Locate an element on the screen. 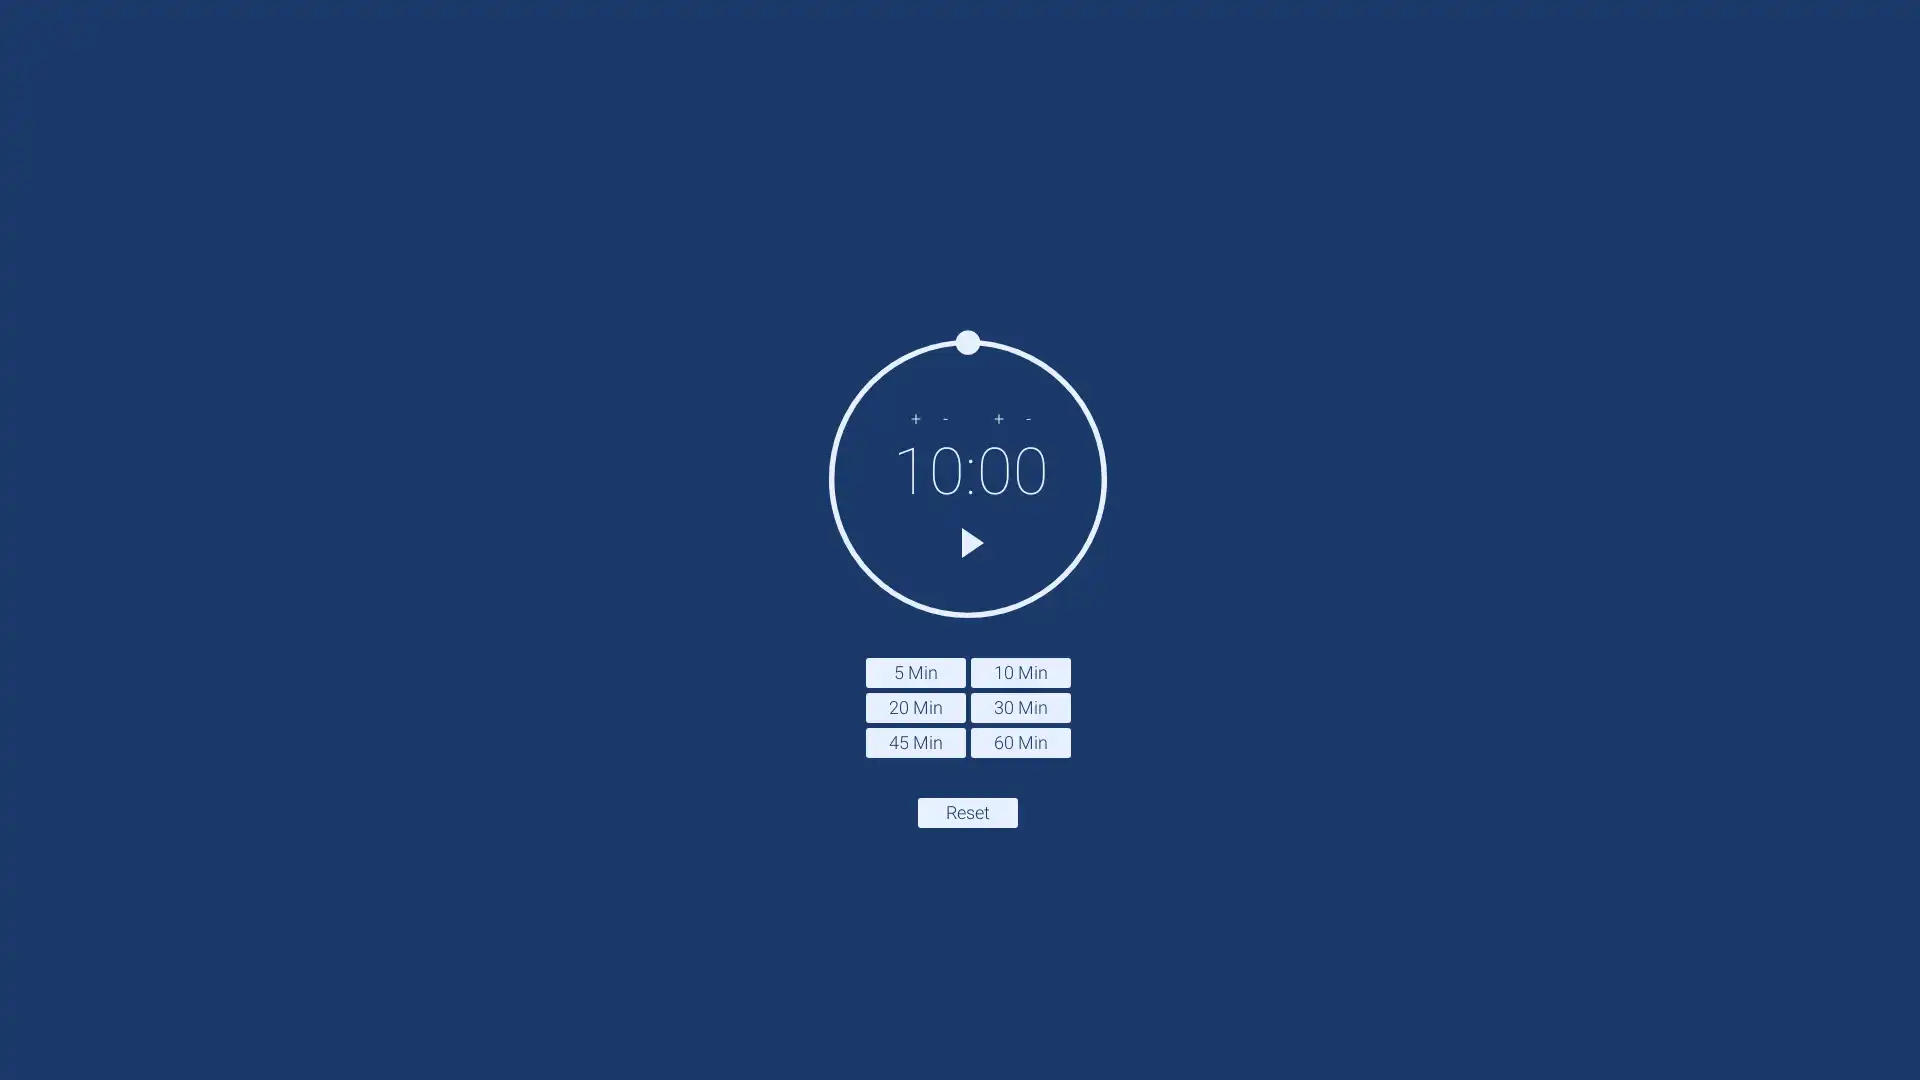  5 Min is located at coordinates (914, 671).